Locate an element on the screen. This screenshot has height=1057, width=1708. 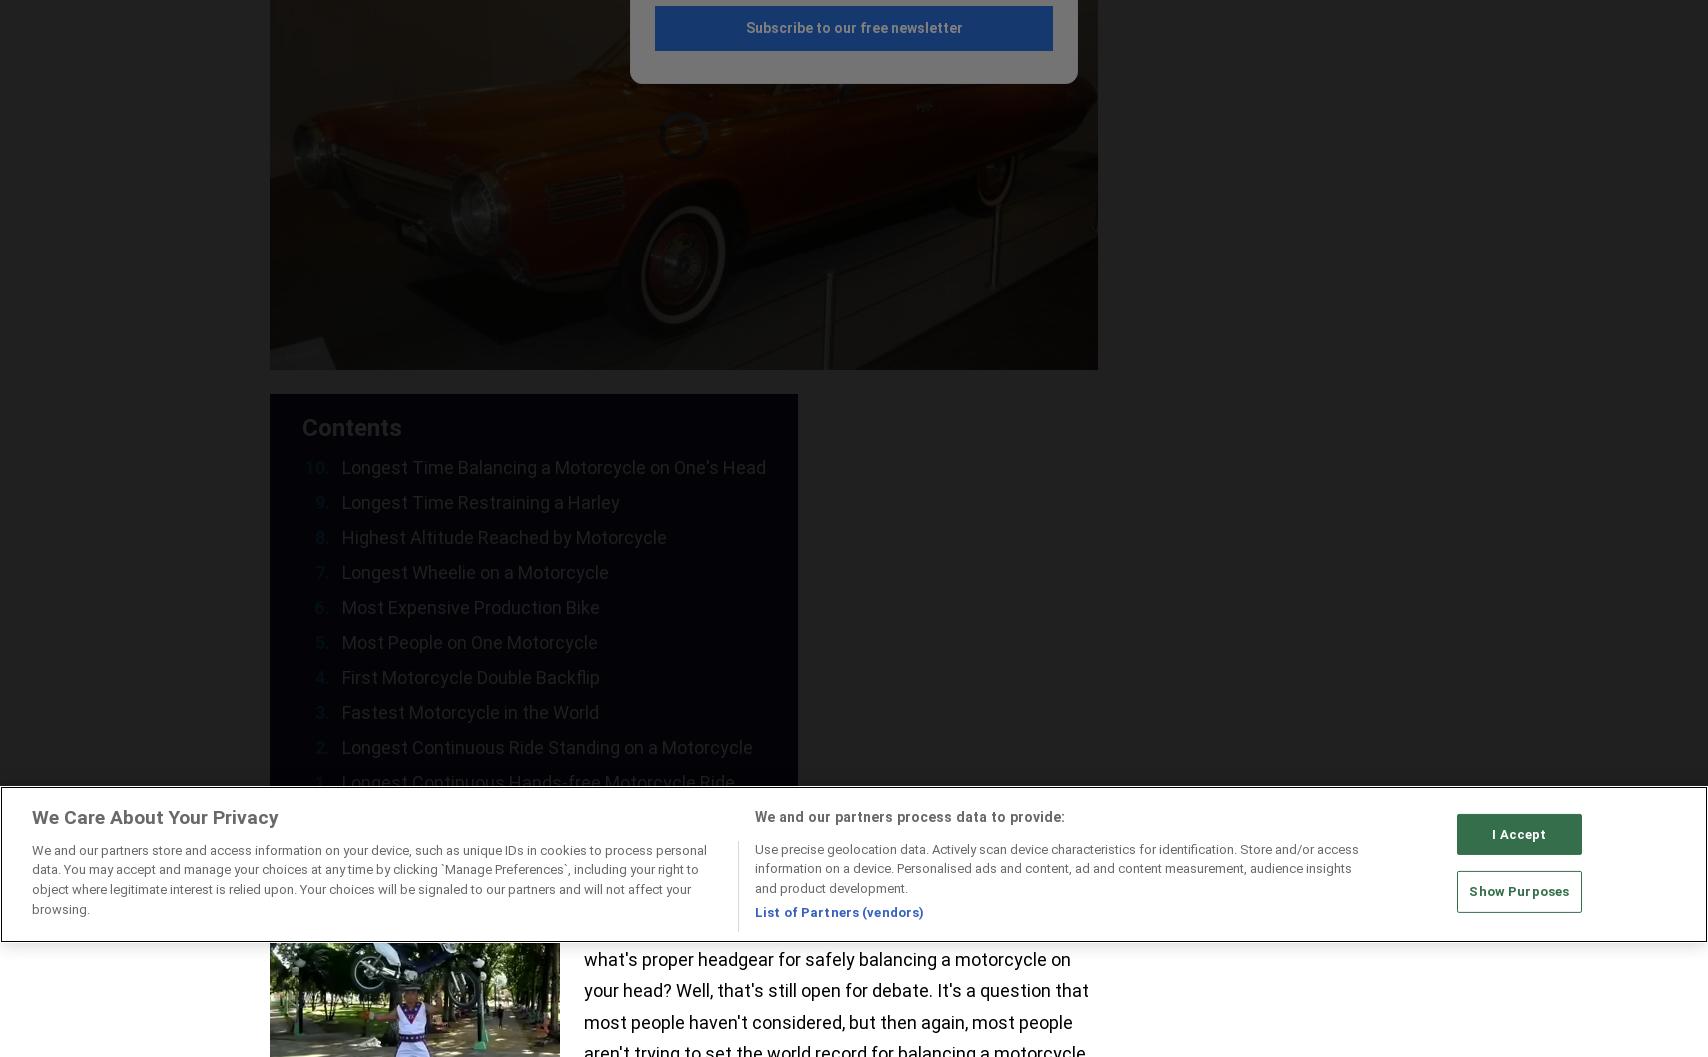
'Longest Wheelie on a Motorcycle' is located at coordinates (474, 571).